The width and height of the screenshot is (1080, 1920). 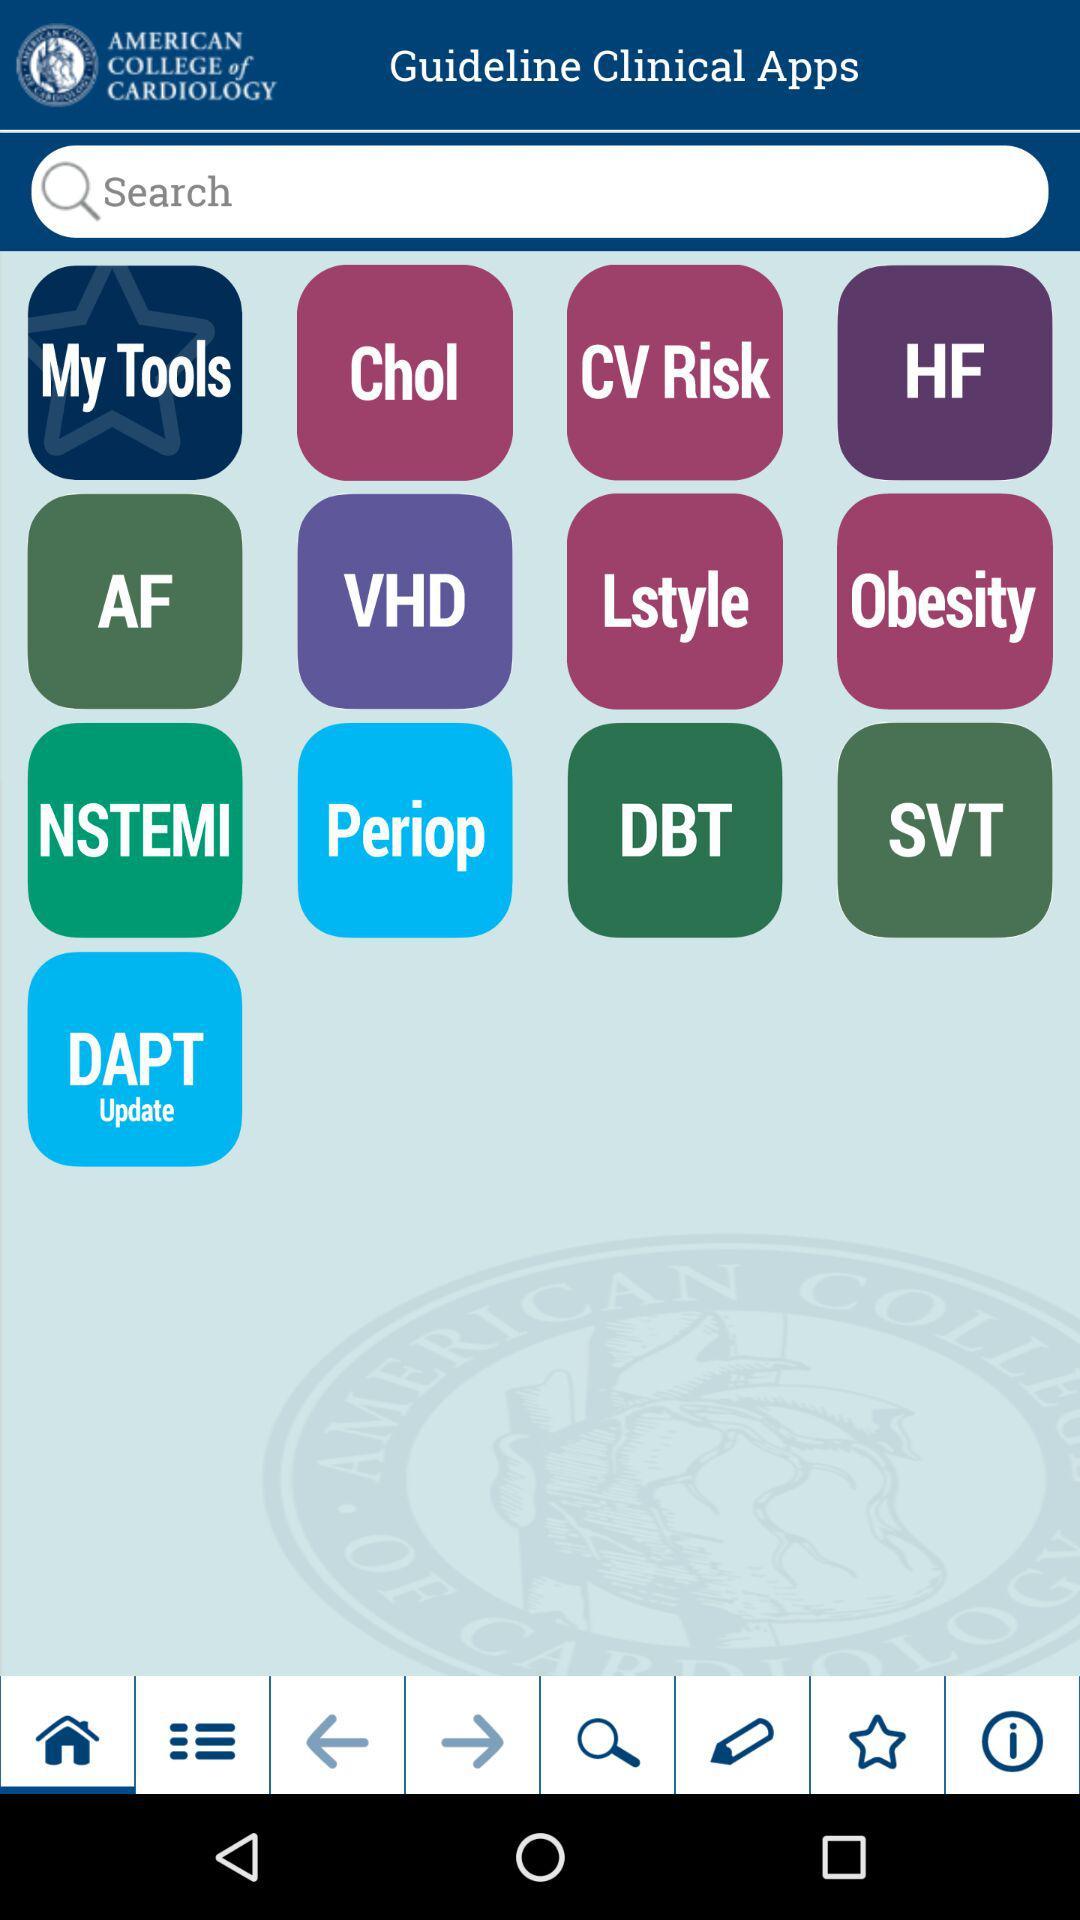 What do you see at coordinates (144, 65) in the screenshot?
I see `the item to the left of the guideline clinical apps icon` at bounding box center [144, 65].